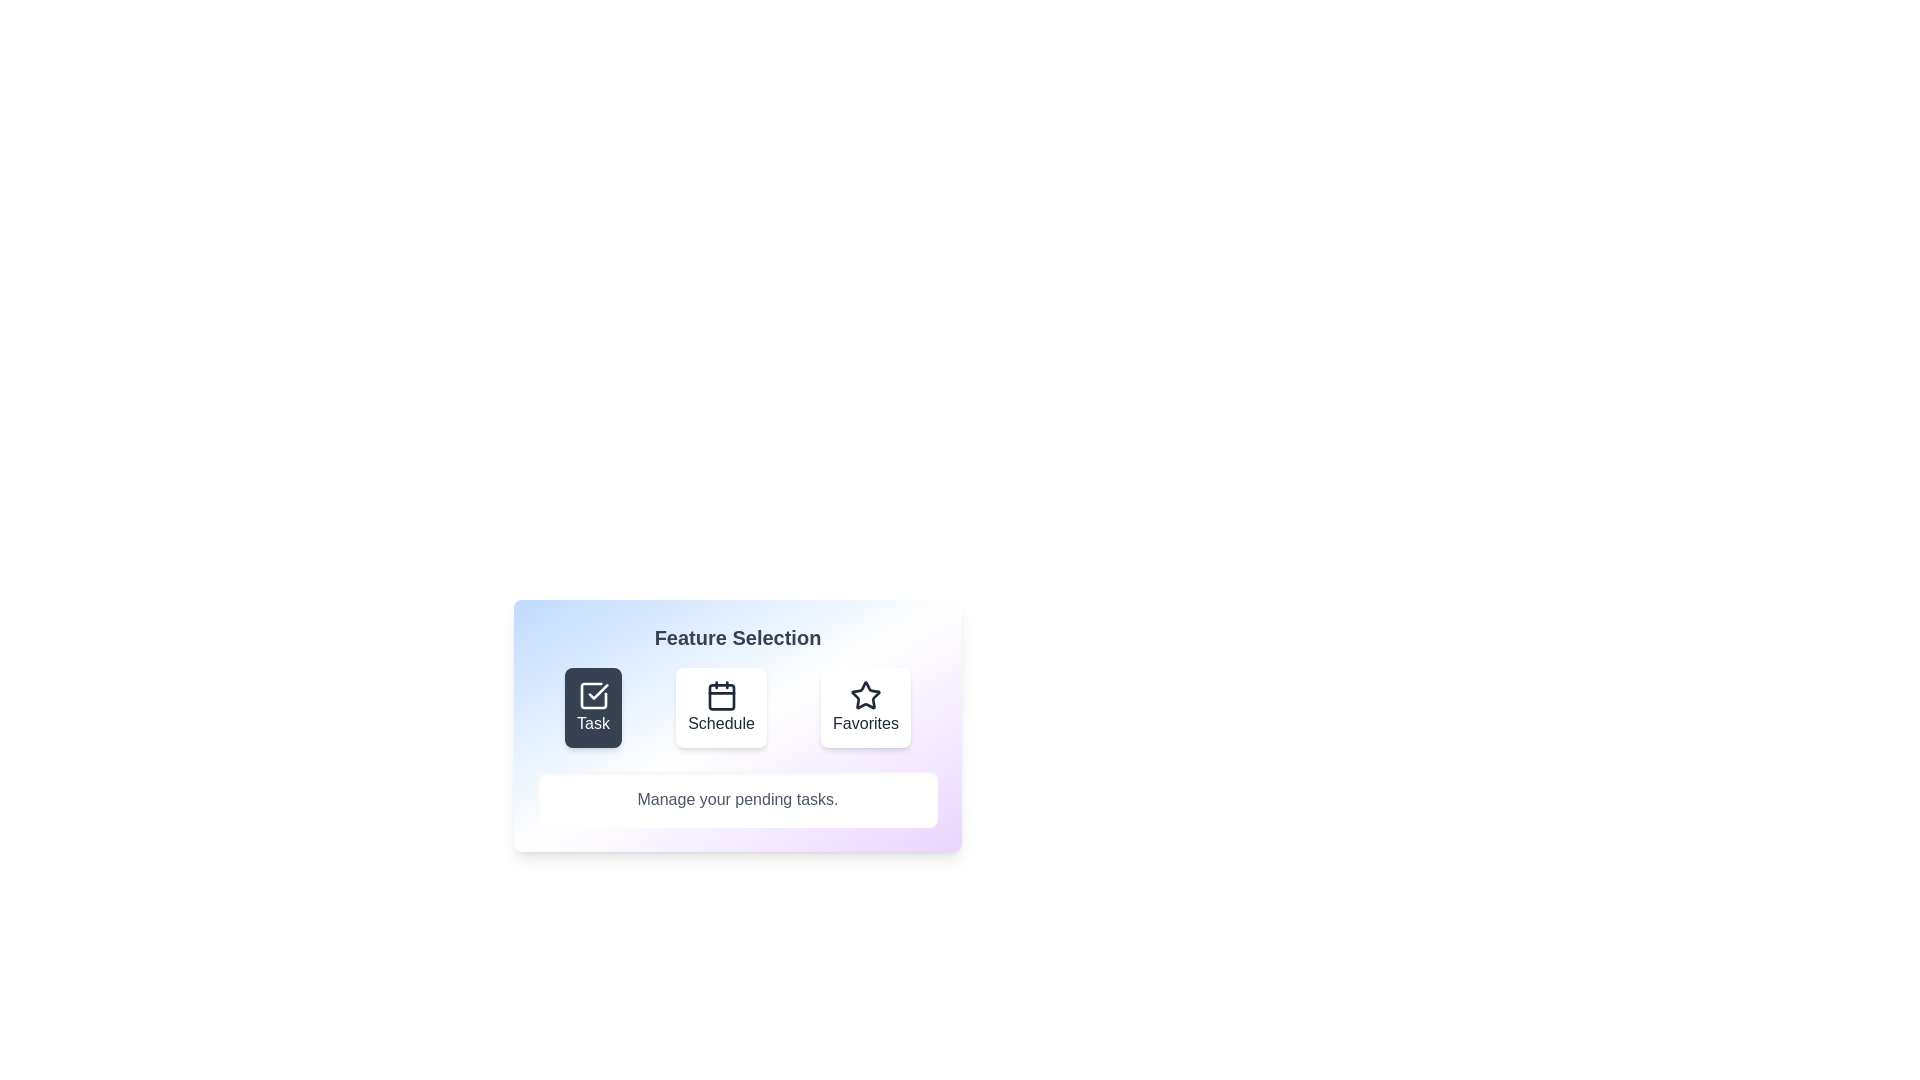 The image size is (1920, 1080). Describe the element at coordinates (592, 707) in the screenshot. I see `the feature Task by clicking the corresponding button` at that location.